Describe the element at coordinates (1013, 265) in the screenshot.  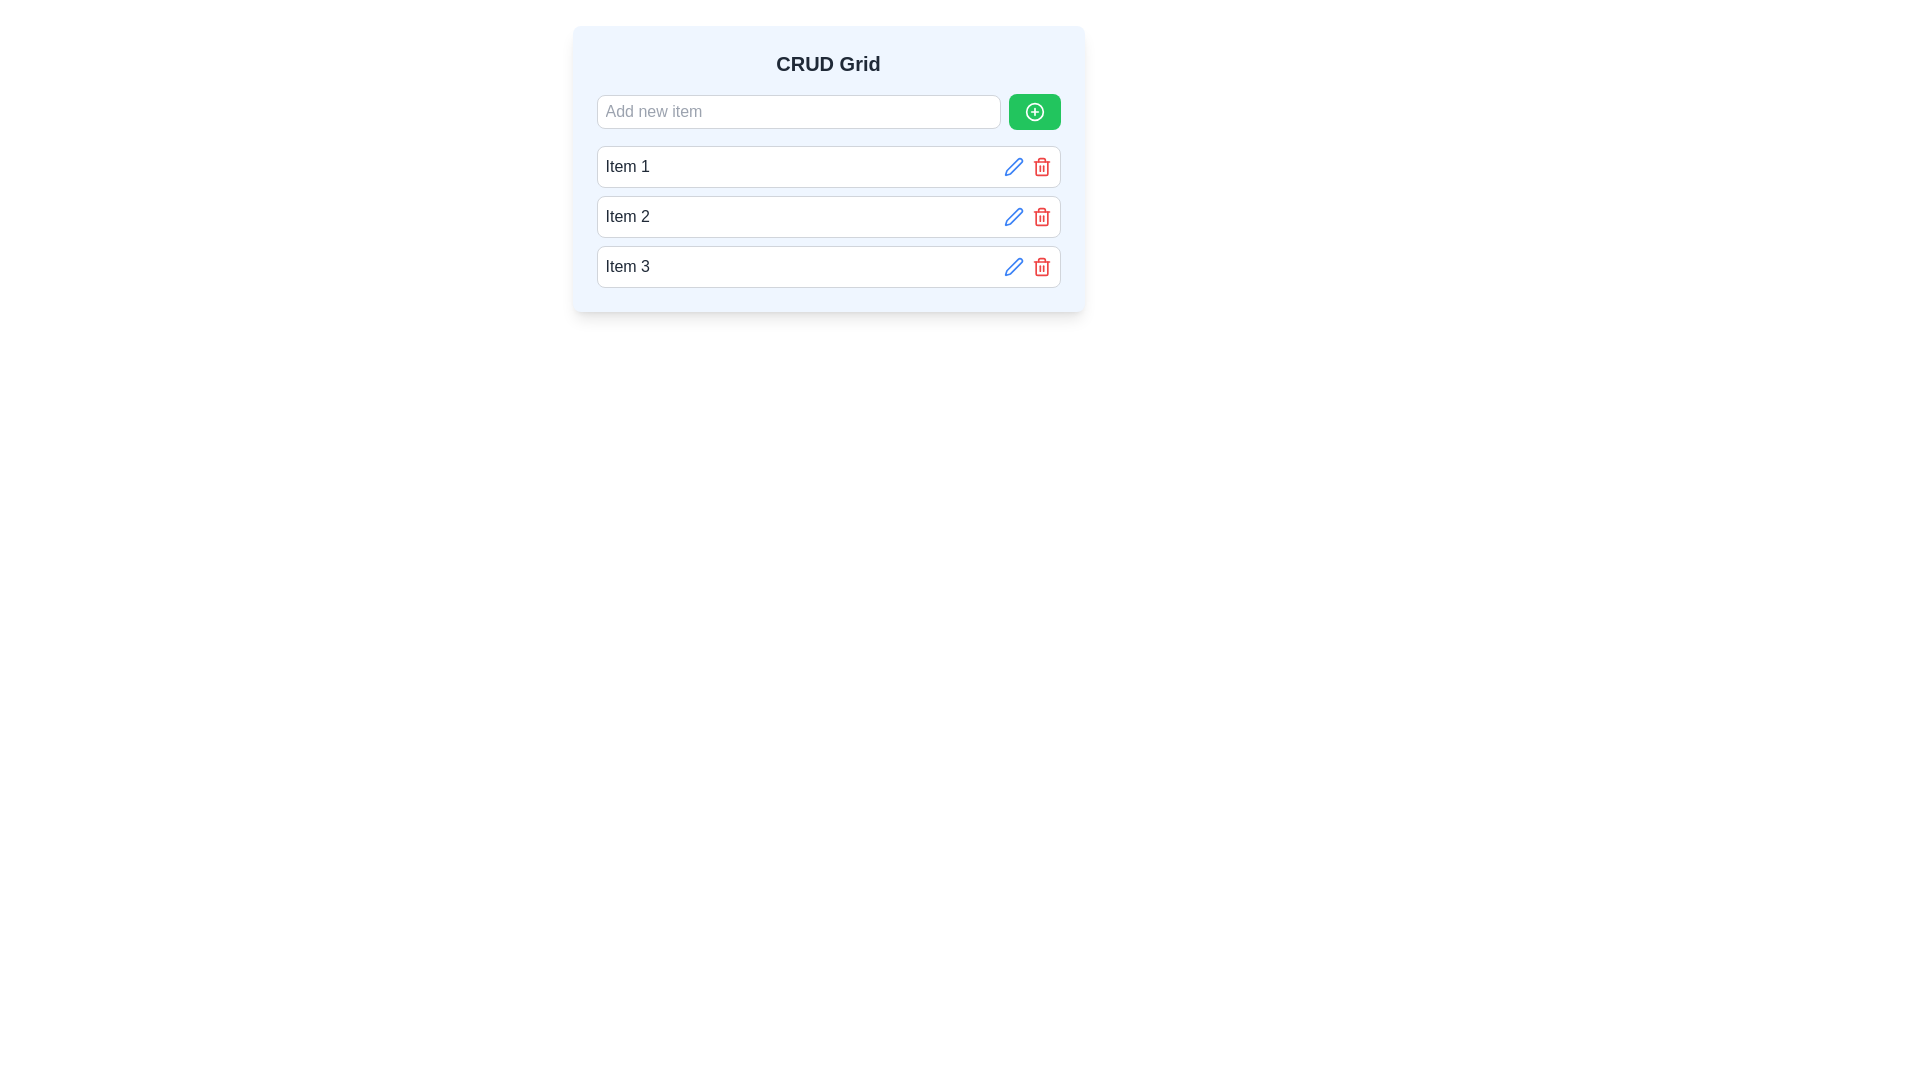
I see `the 'Edit' button icon located in the second position among the icons on the right side of each row in the CRUD grid` at that location.